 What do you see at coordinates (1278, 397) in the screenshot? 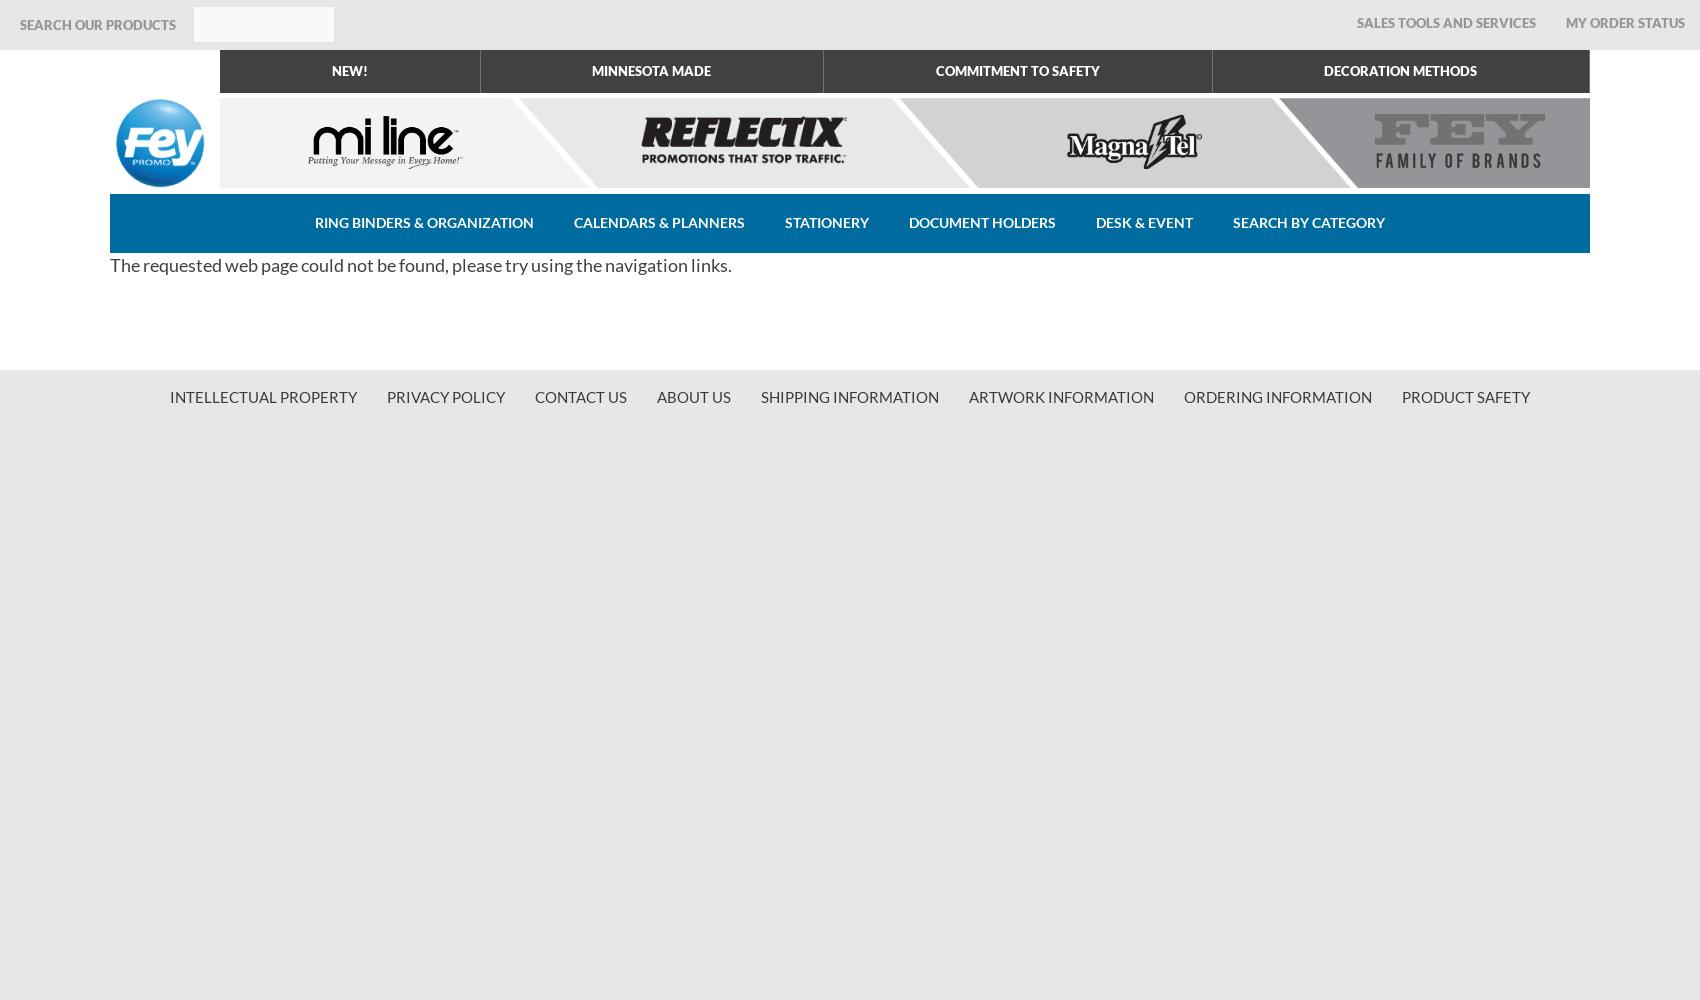
I see `'Ordering Information'` at bounding box center [1278, 397].